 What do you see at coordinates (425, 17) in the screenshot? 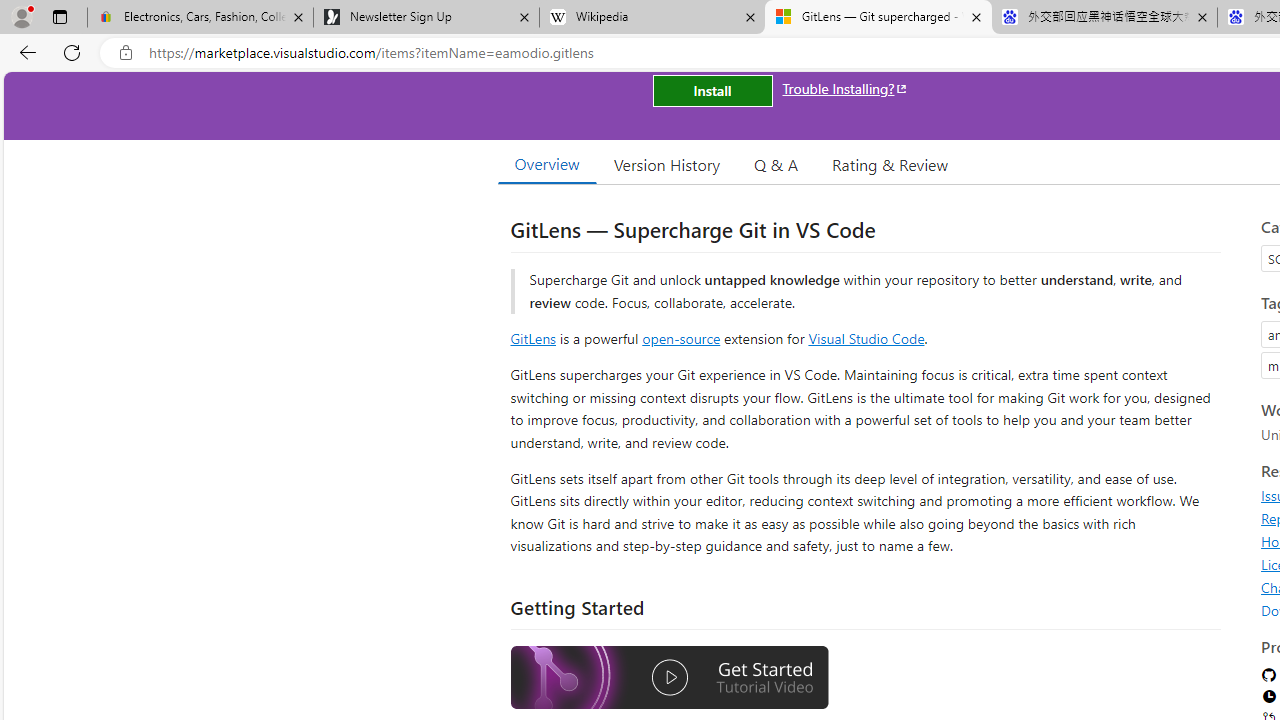
I see `'Newsletter Sign Up'` at bounding box center [425, 17].